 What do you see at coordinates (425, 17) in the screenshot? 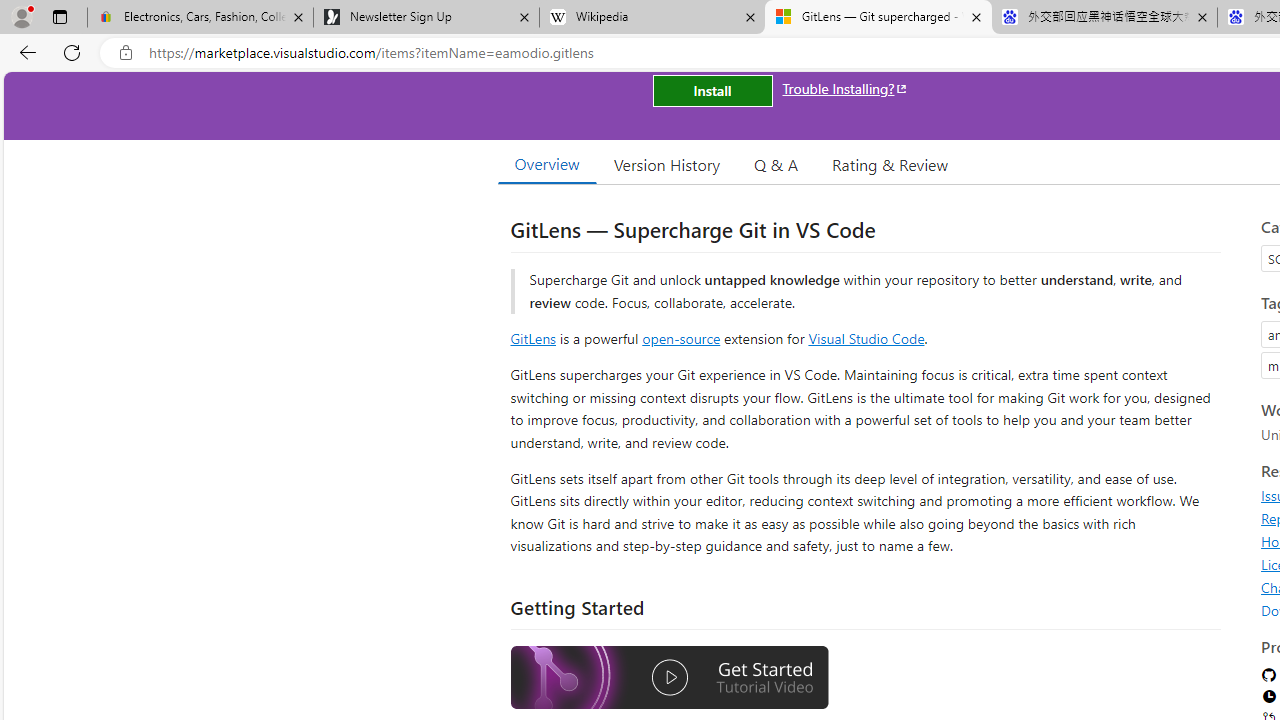
I see `'Newsletter Sign Up'` at bounding box center [425, 17].